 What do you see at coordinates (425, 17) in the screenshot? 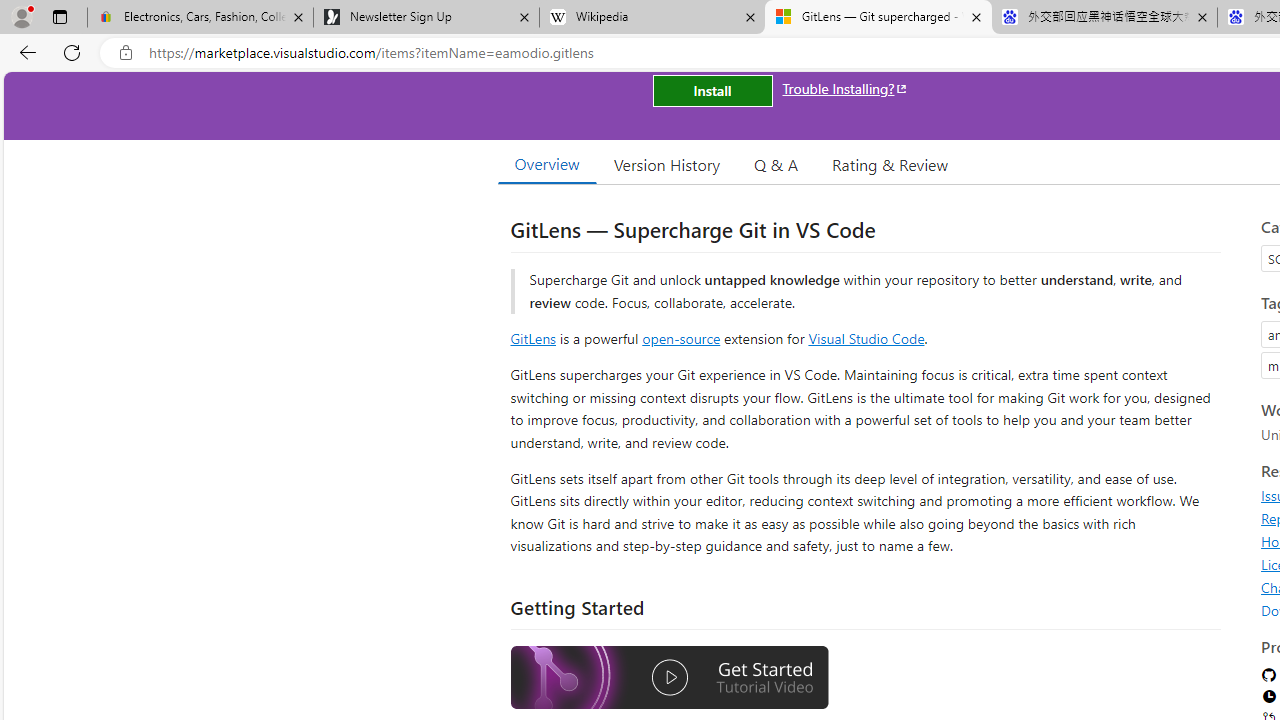
I see `'Newsletter Sign Up'` at bounding box center [425, 17].